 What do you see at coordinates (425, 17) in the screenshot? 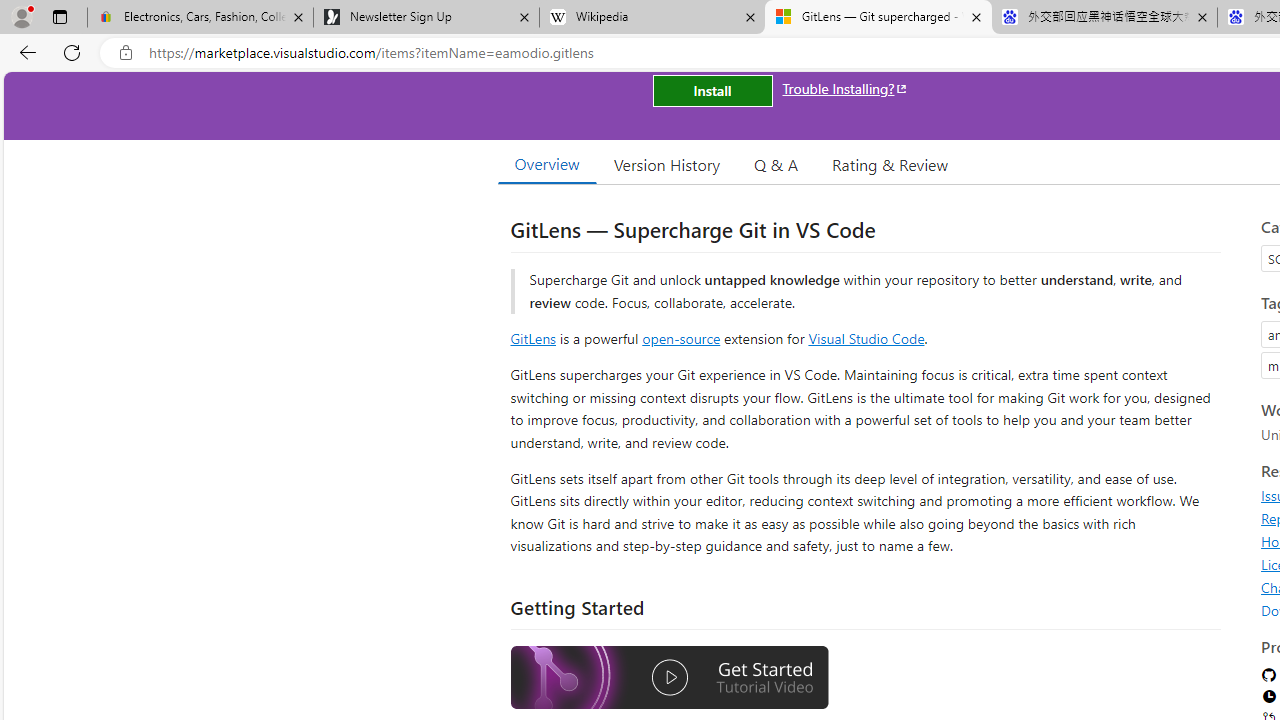
I see `'Newsletter Sign Up'` at bounding box center [425, 17].